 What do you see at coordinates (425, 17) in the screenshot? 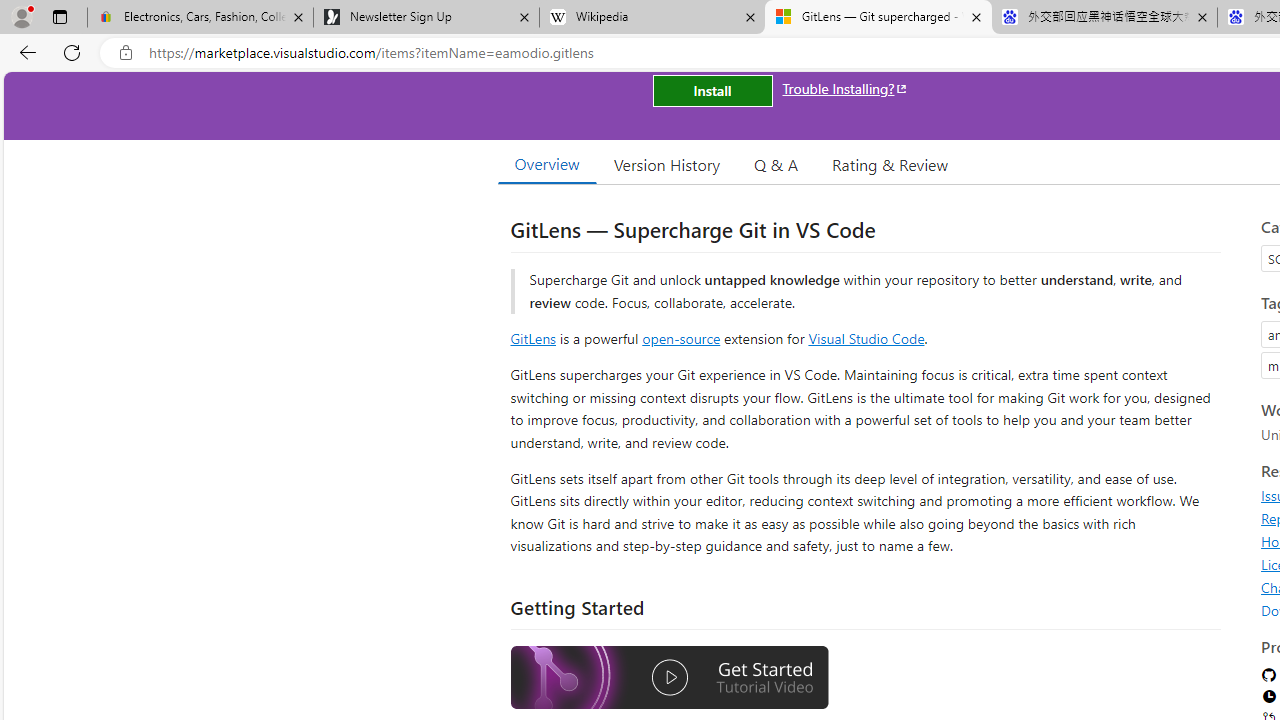
I see `'Newsletter Sign Up'` at bounding box center [425, 17].